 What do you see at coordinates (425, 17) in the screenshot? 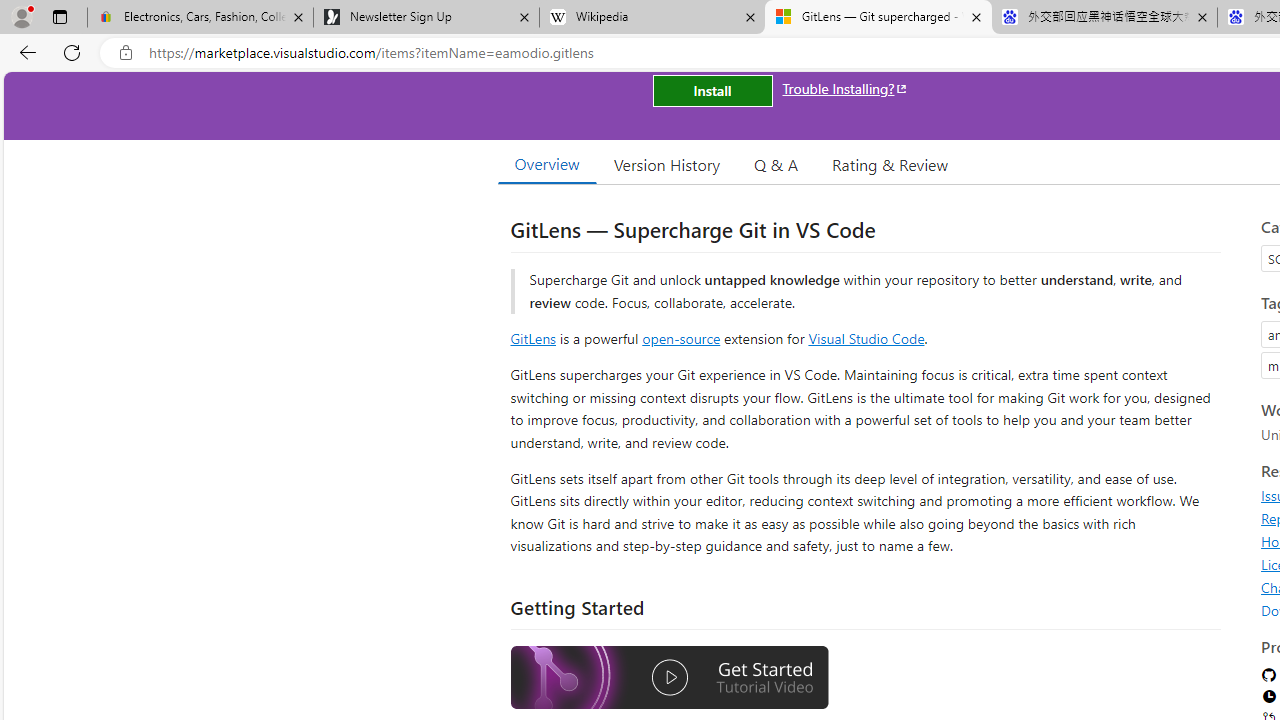
I see `'Newsletter Sign Up'` at bounding box center [425, 17].